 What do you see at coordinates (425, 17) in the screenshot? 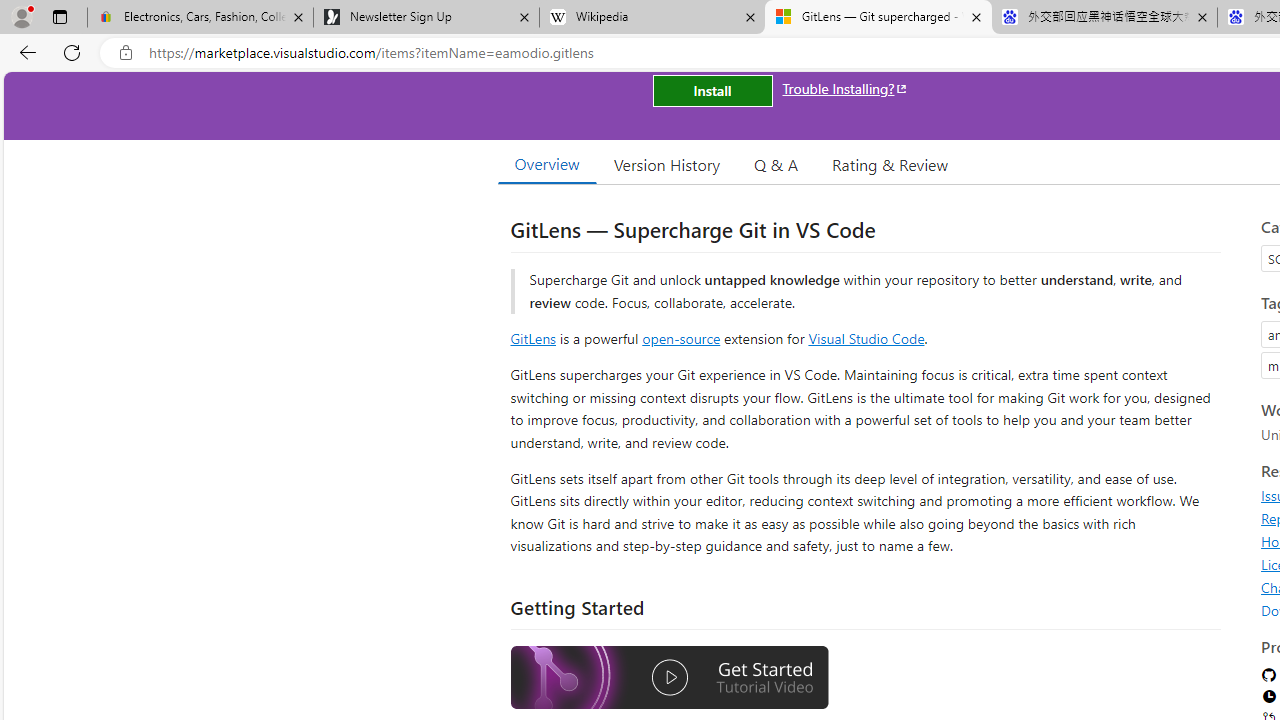
I see `'Newsletter Sign Up'` at bounding box center [425, 17].